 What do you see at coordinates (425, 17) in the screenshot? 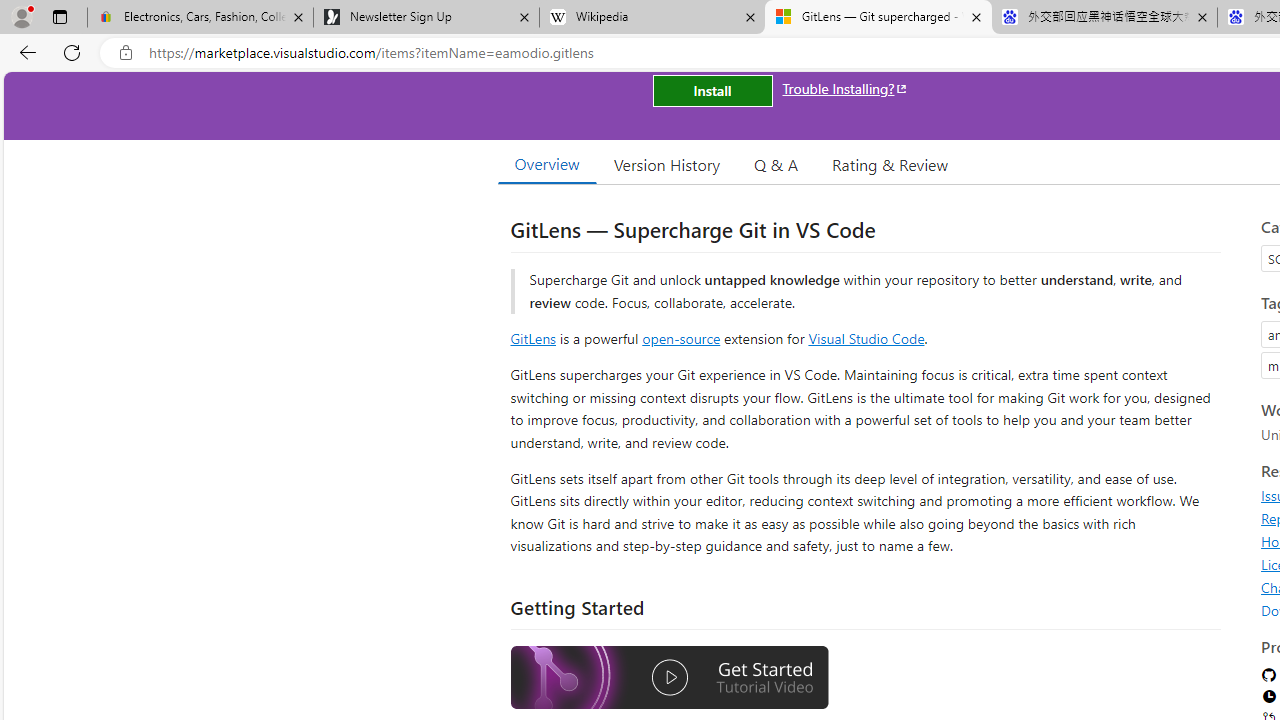
I see `'Newsletter Sign Up'` at bounding box center [425, 17].